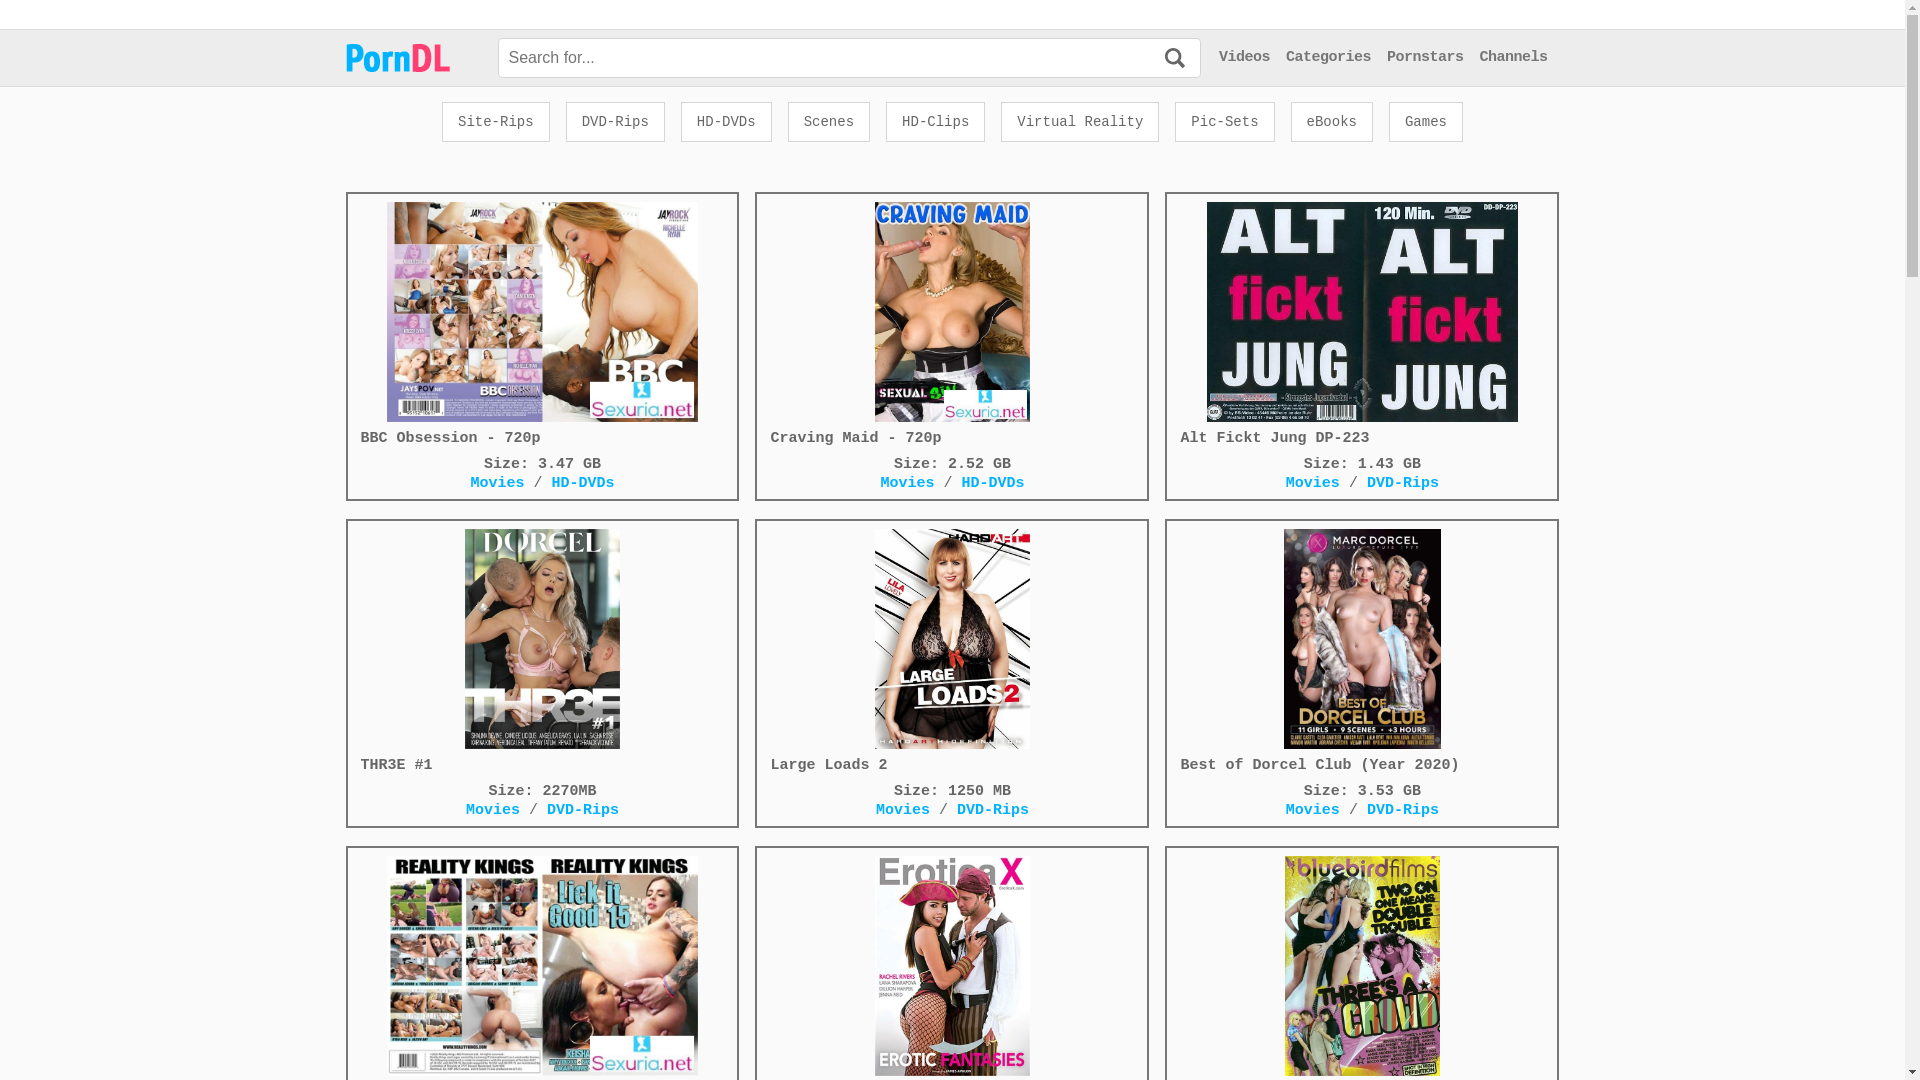  I want to click on 'BBC Obsession - 720p', so click(542, 323).